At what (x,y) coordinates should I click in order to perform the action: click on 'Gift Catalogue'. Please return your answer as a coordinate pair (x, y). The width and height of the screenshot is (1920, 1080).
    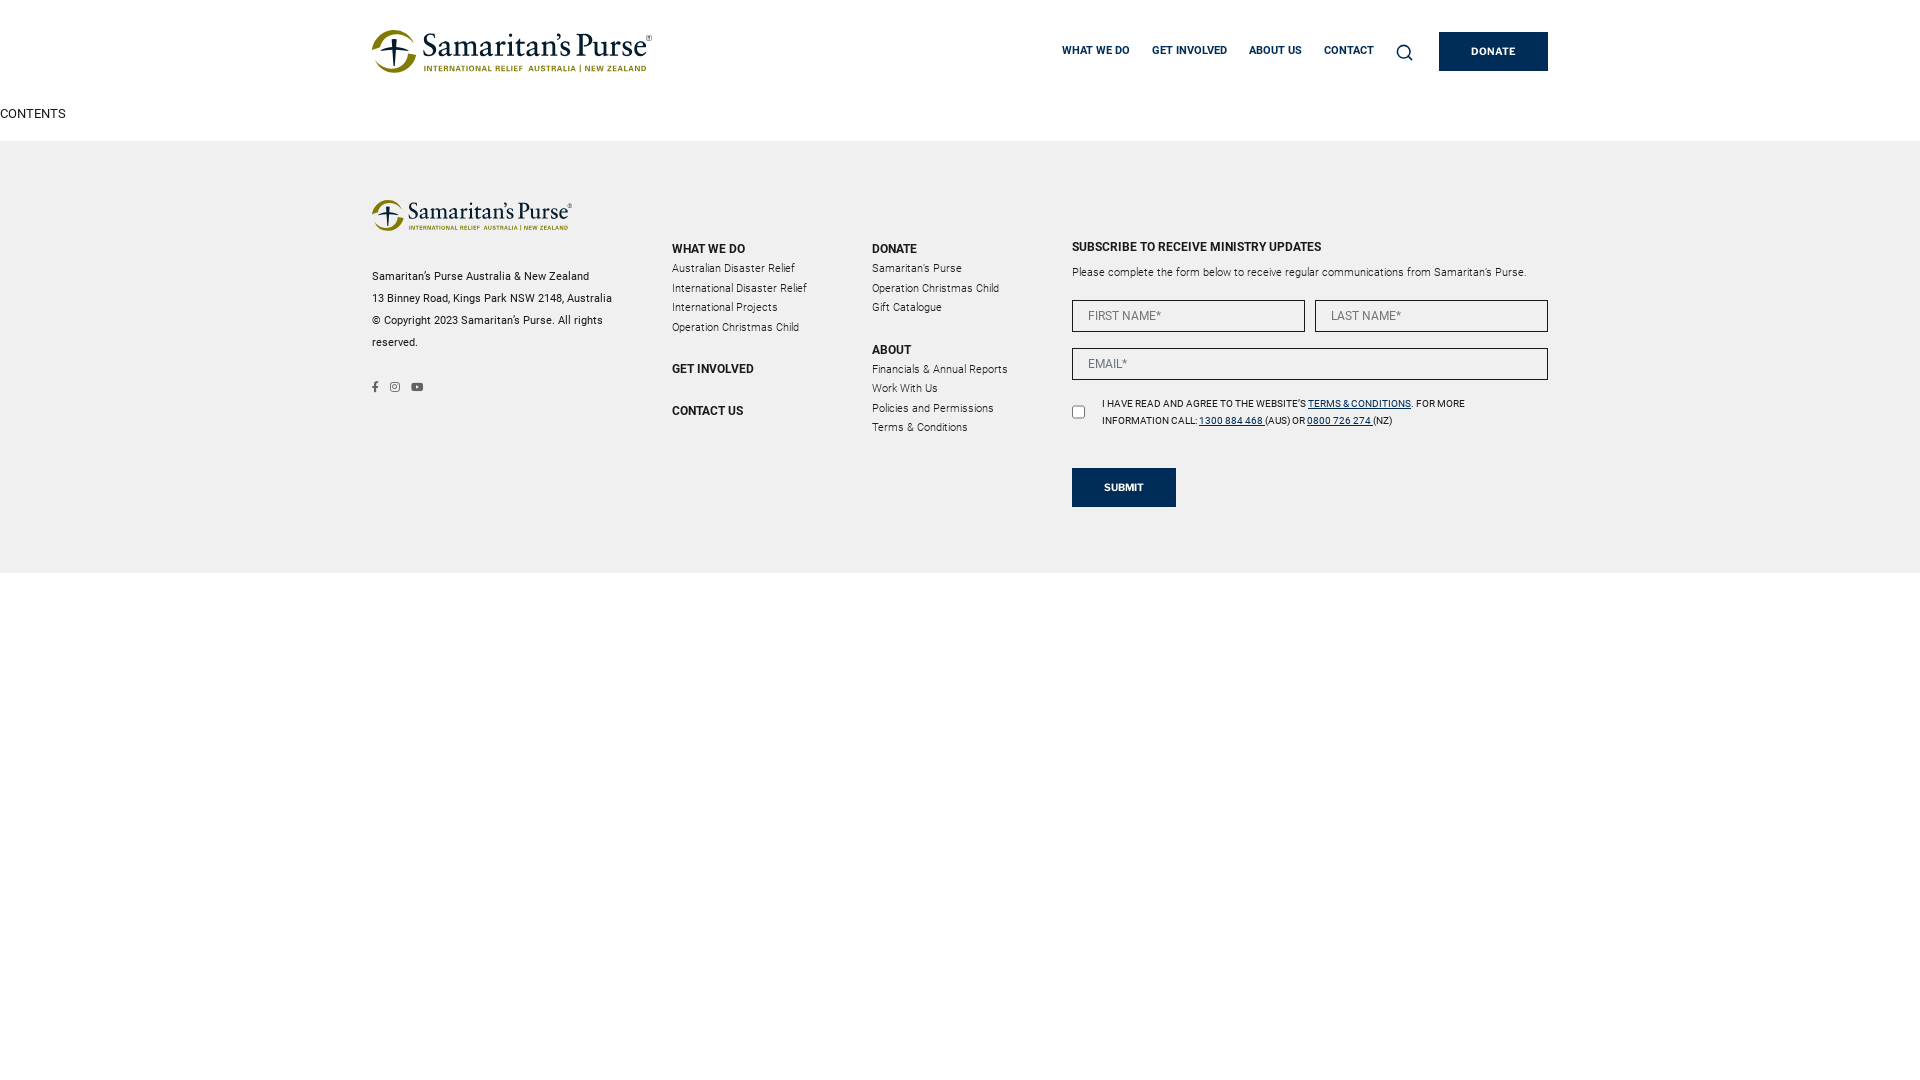
    Looking at the image, I should click on (906, 307).